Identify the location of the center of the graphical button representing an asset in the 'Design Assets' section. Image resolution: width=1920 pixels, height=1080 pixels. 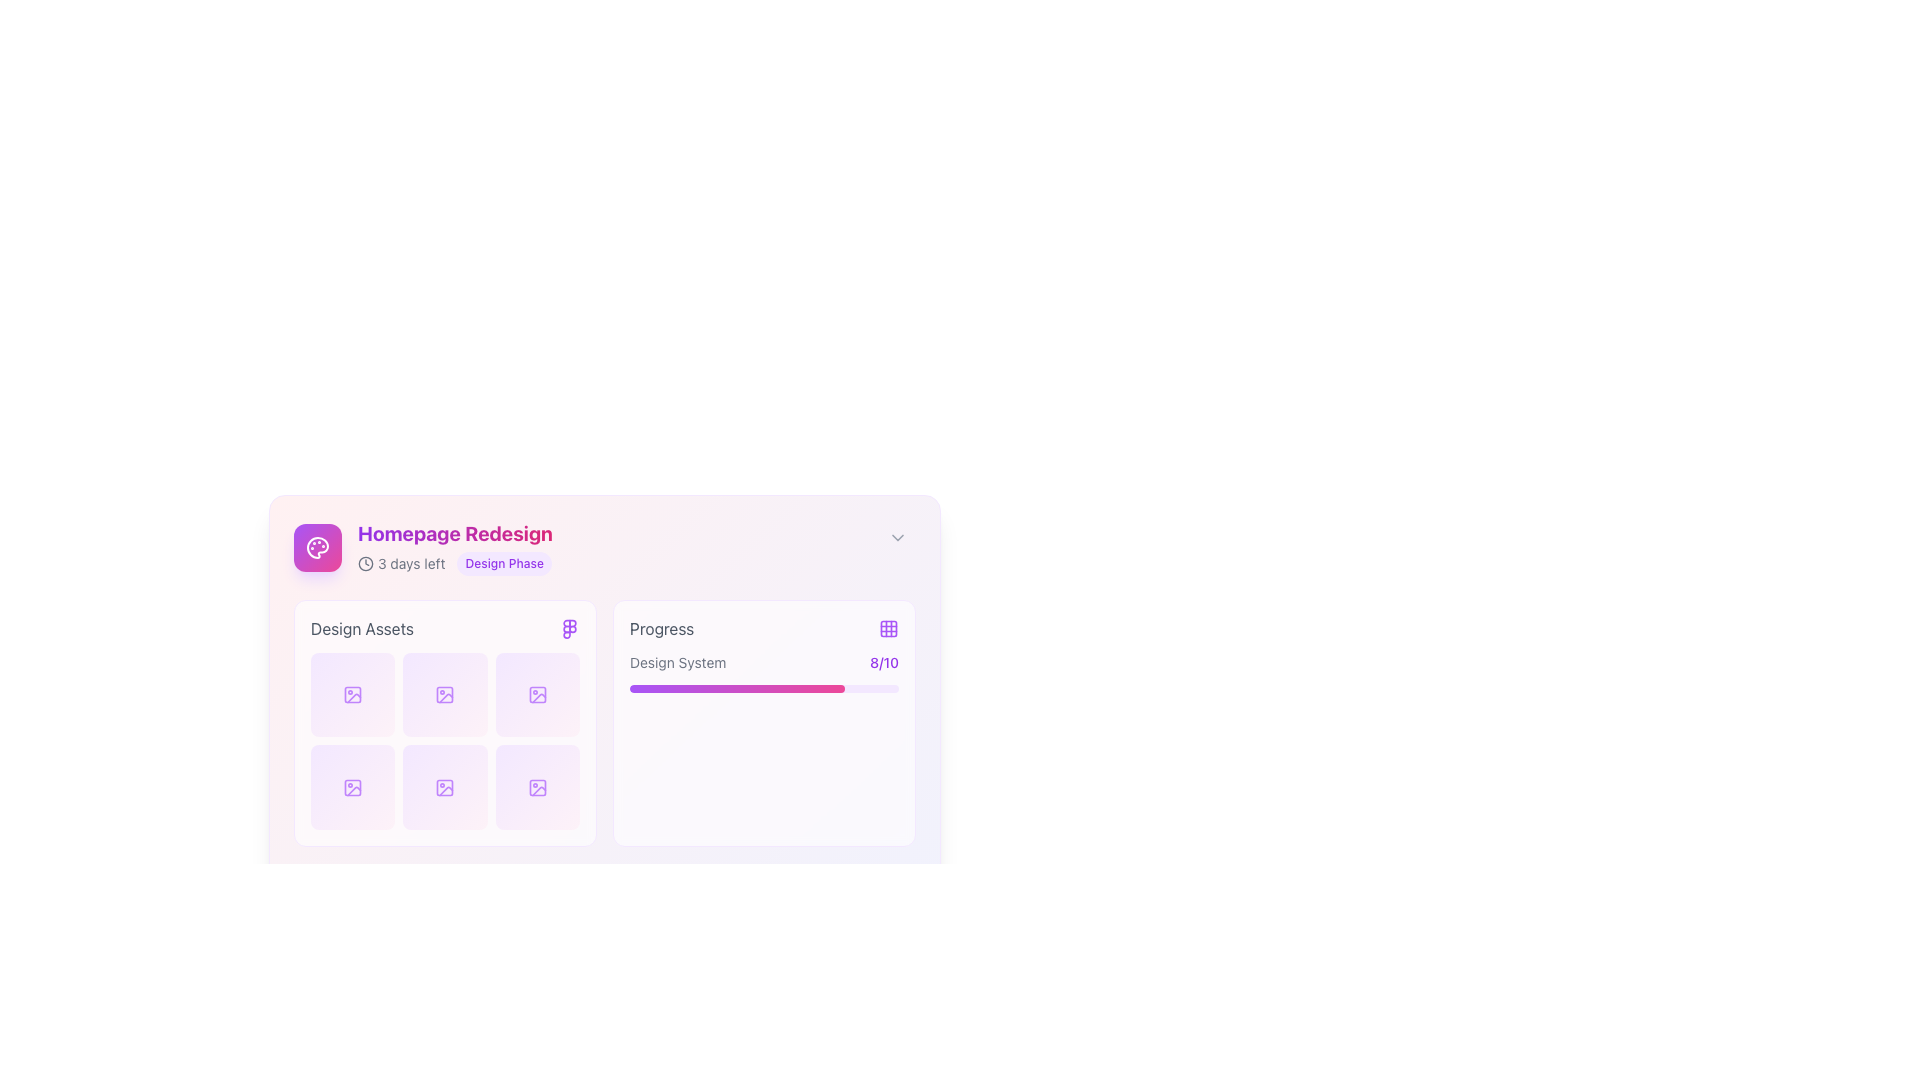
(444, 694).